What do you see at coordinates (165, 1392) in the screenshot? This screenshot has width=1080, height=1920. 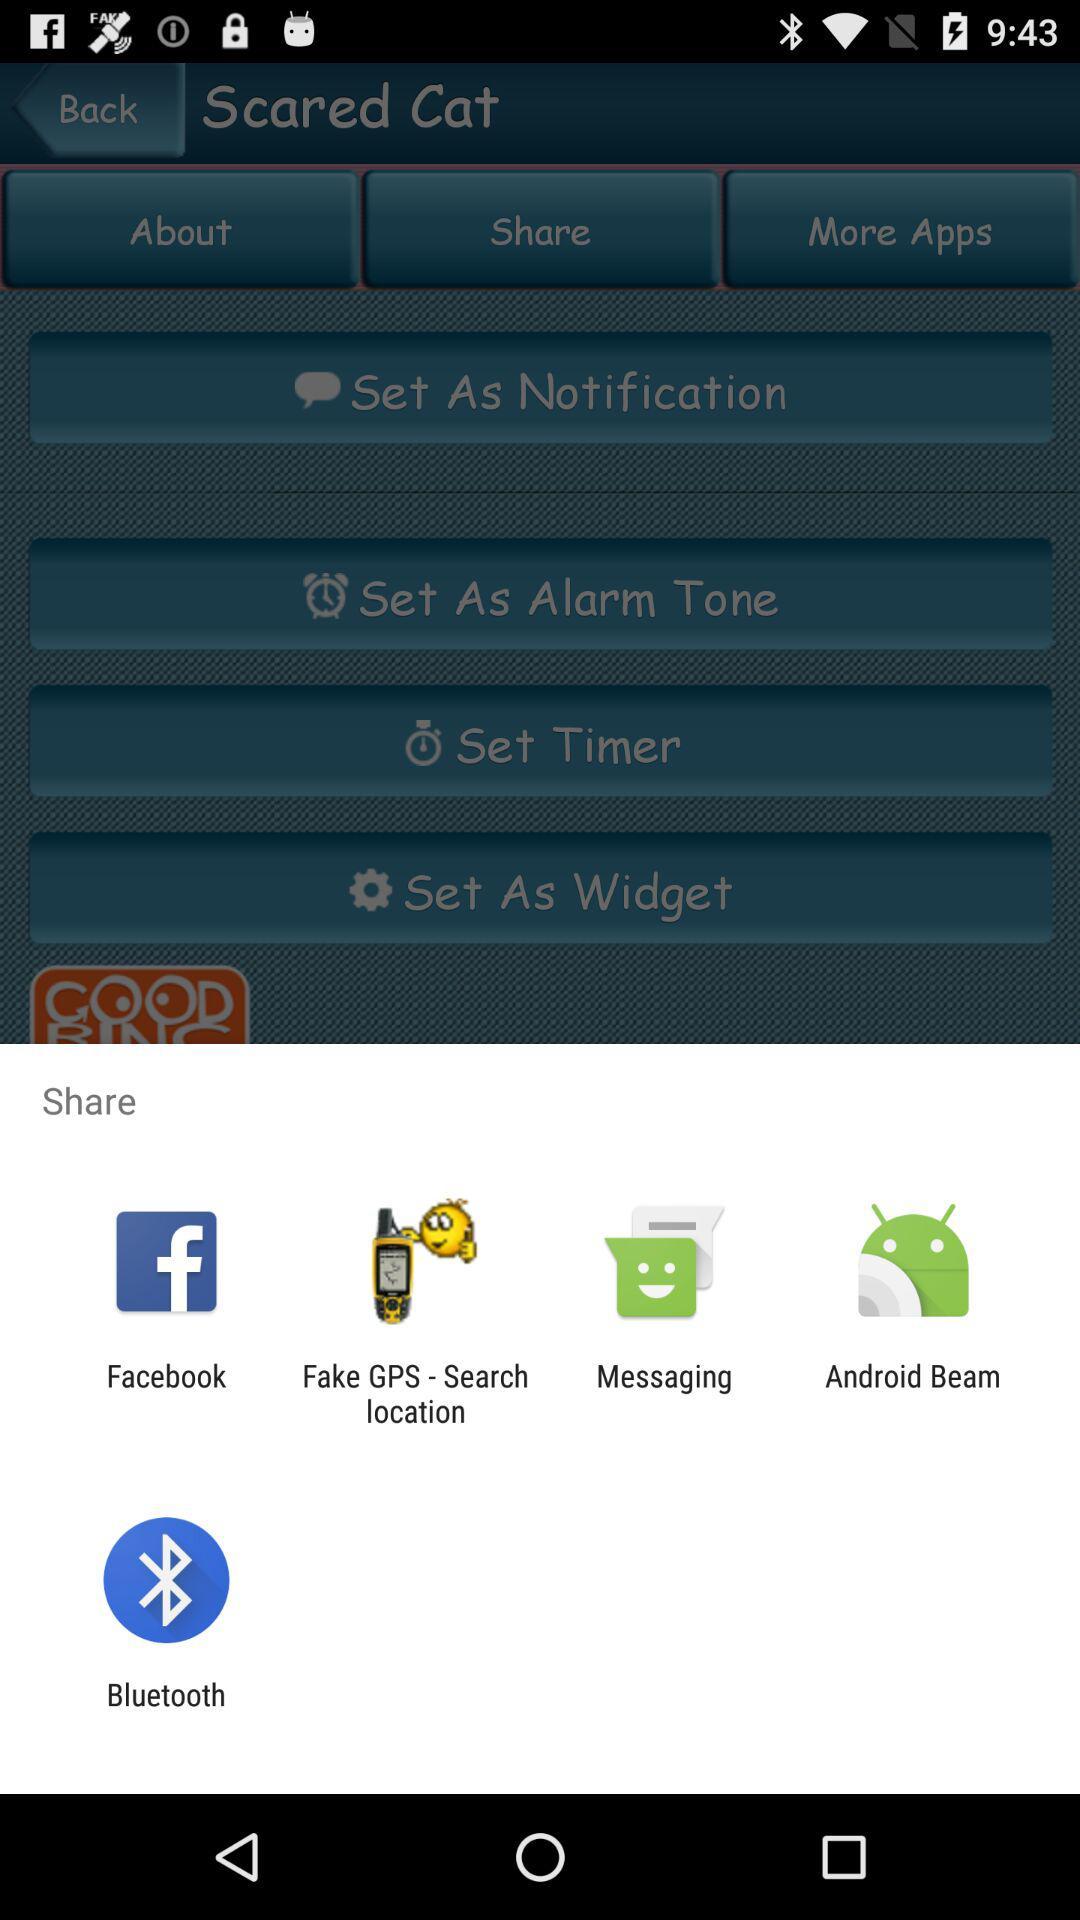 I see `the app next to the fake gps search app` at bounding box center [165, 1392].